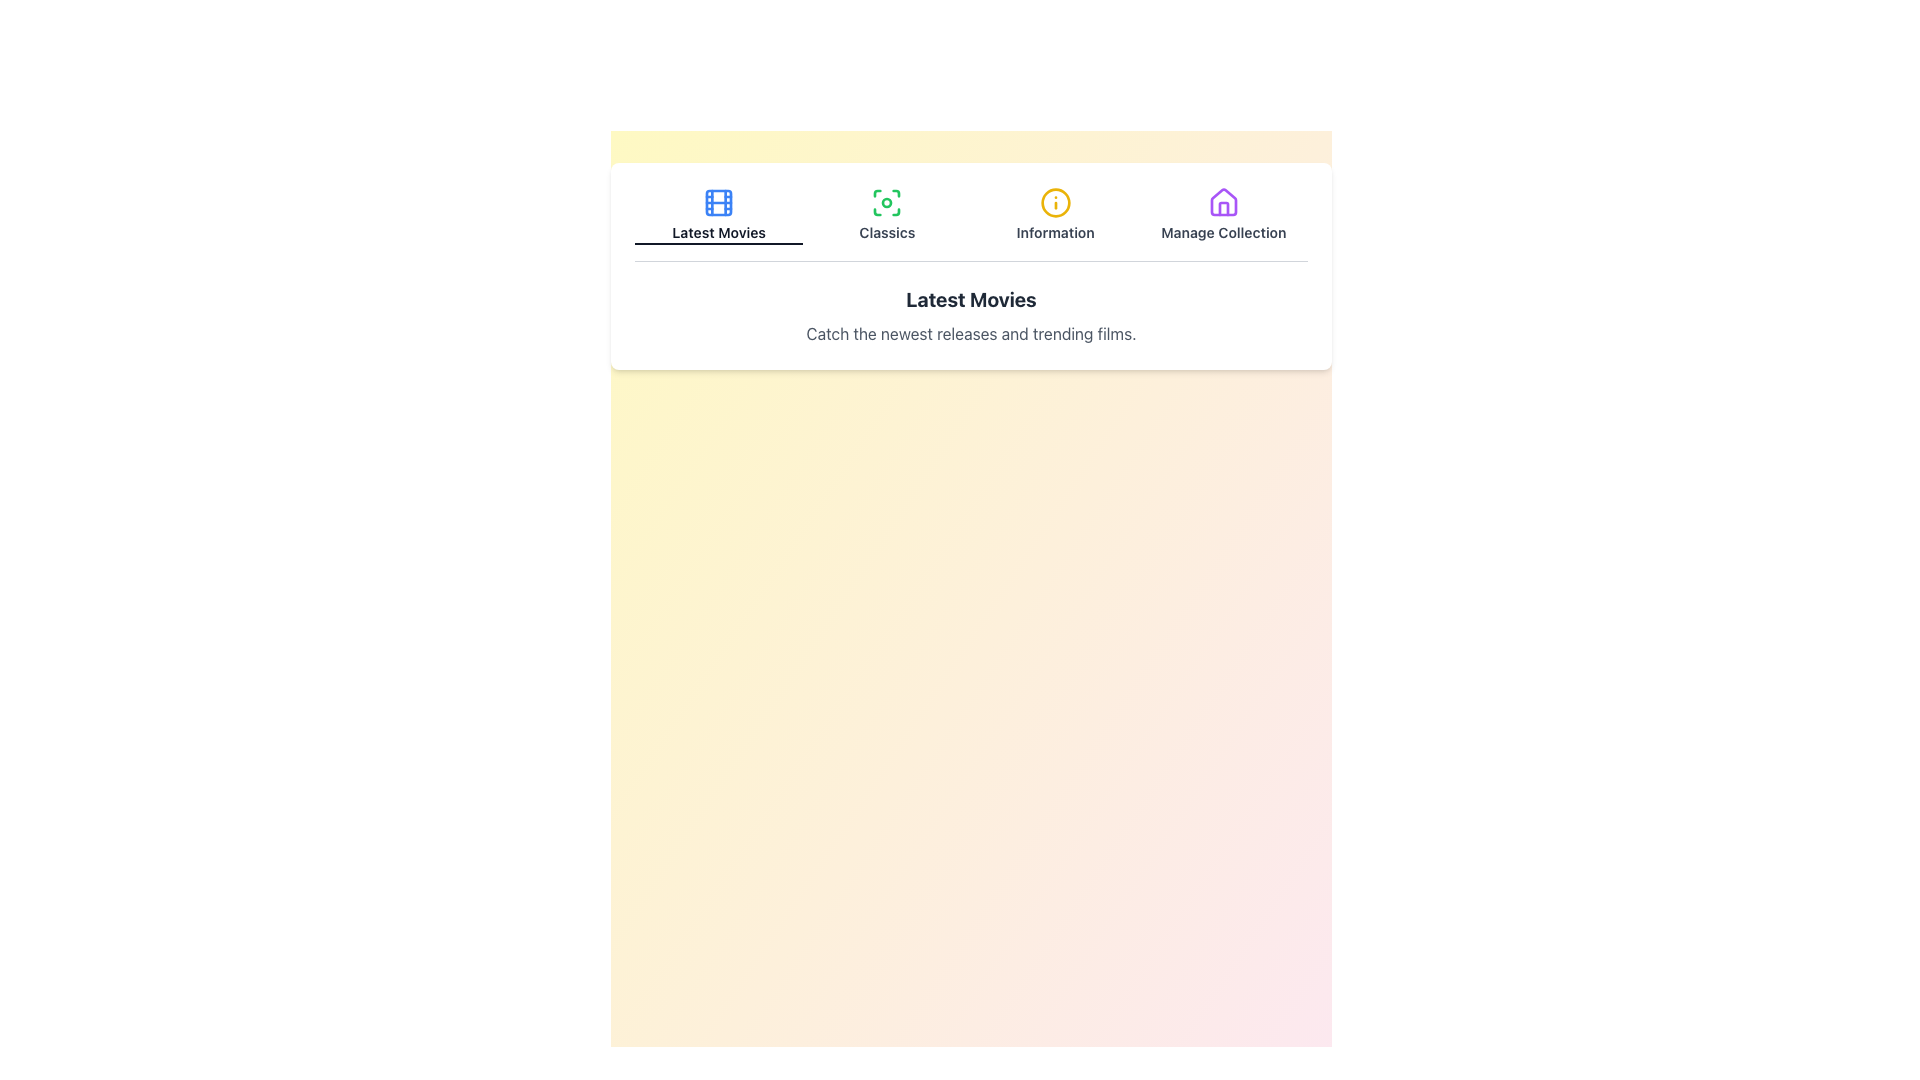 The height and width of the screenshot is (1080, 1920). Describe the element at coordinates (971, 300) in the screenshot. I see `the heading text label that introduces the latest movies, positioned above the sibling element containing 'Catch the newest releases and trending films.'` at that location.